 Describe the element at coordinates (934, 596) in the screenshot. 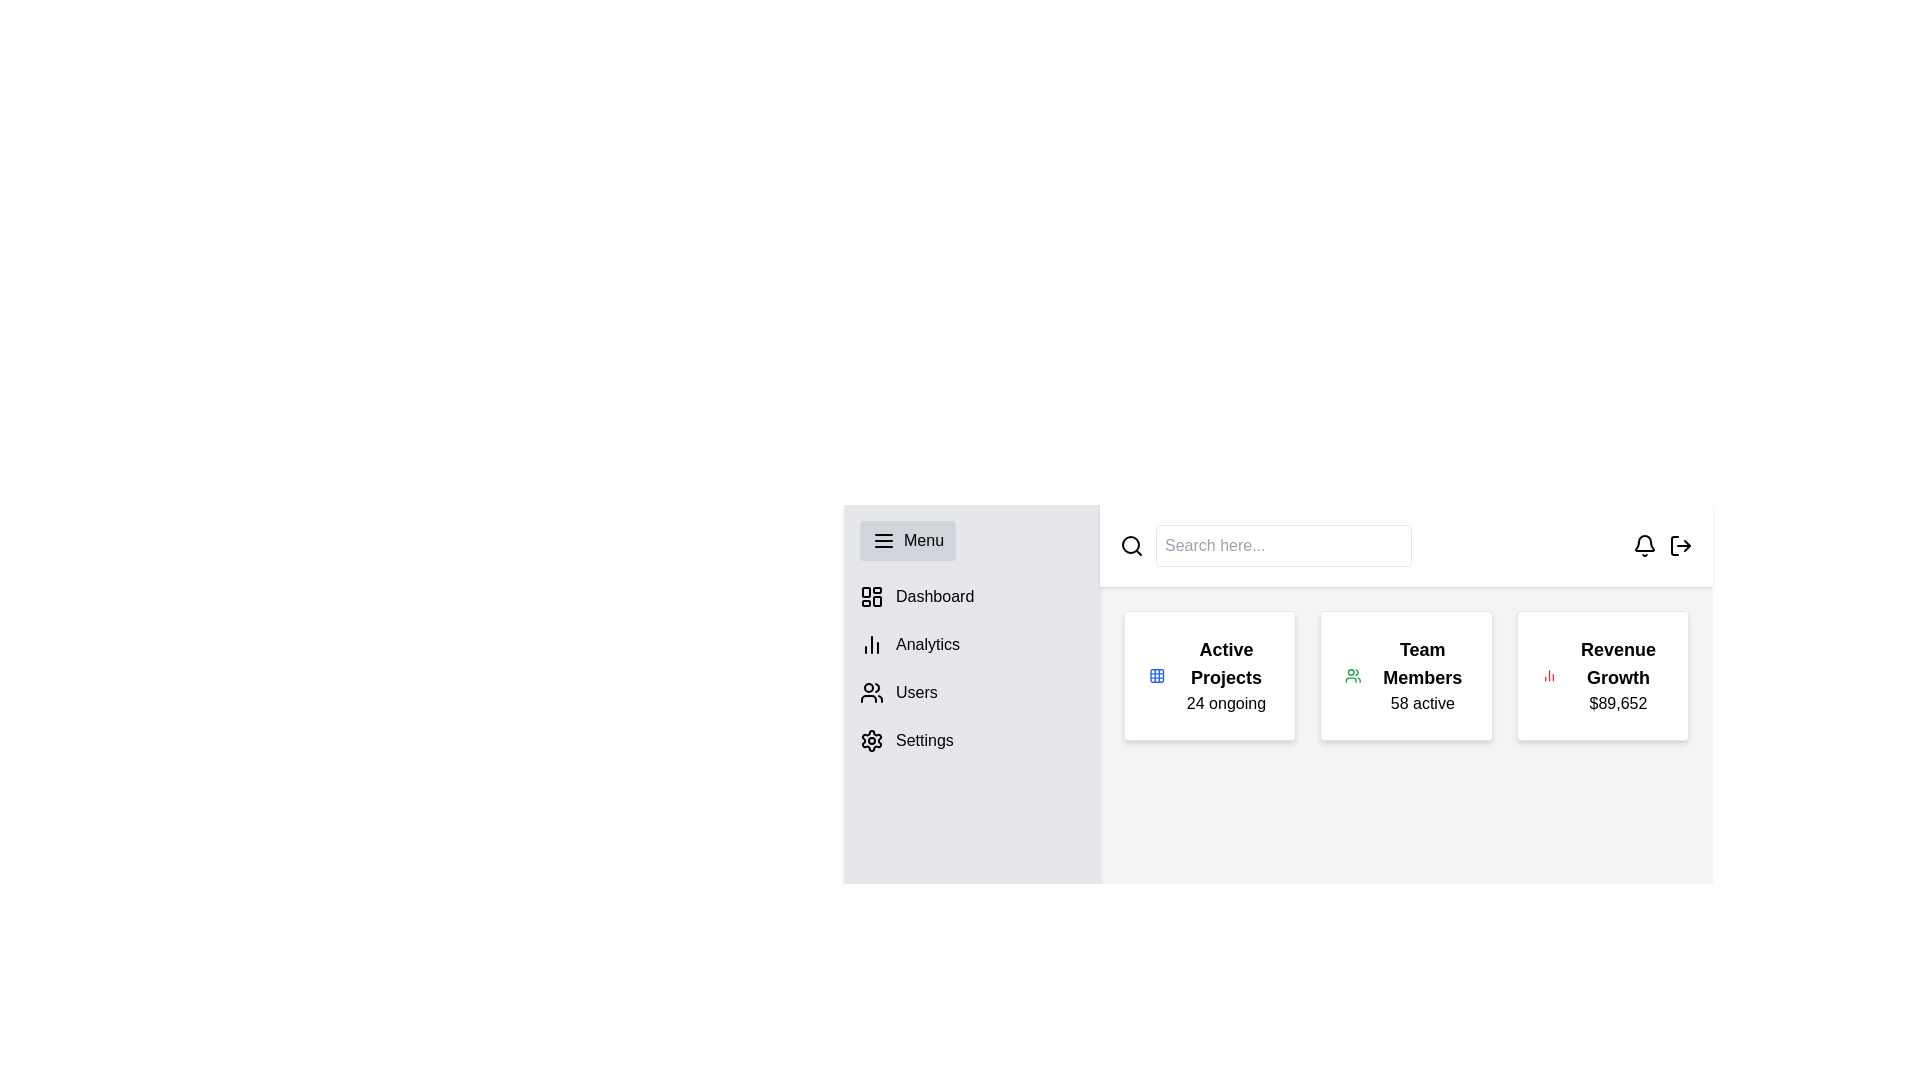

I see `the 'Dashboard' text label with hyperlink functionality located in the vertical navigation menu` at that location.